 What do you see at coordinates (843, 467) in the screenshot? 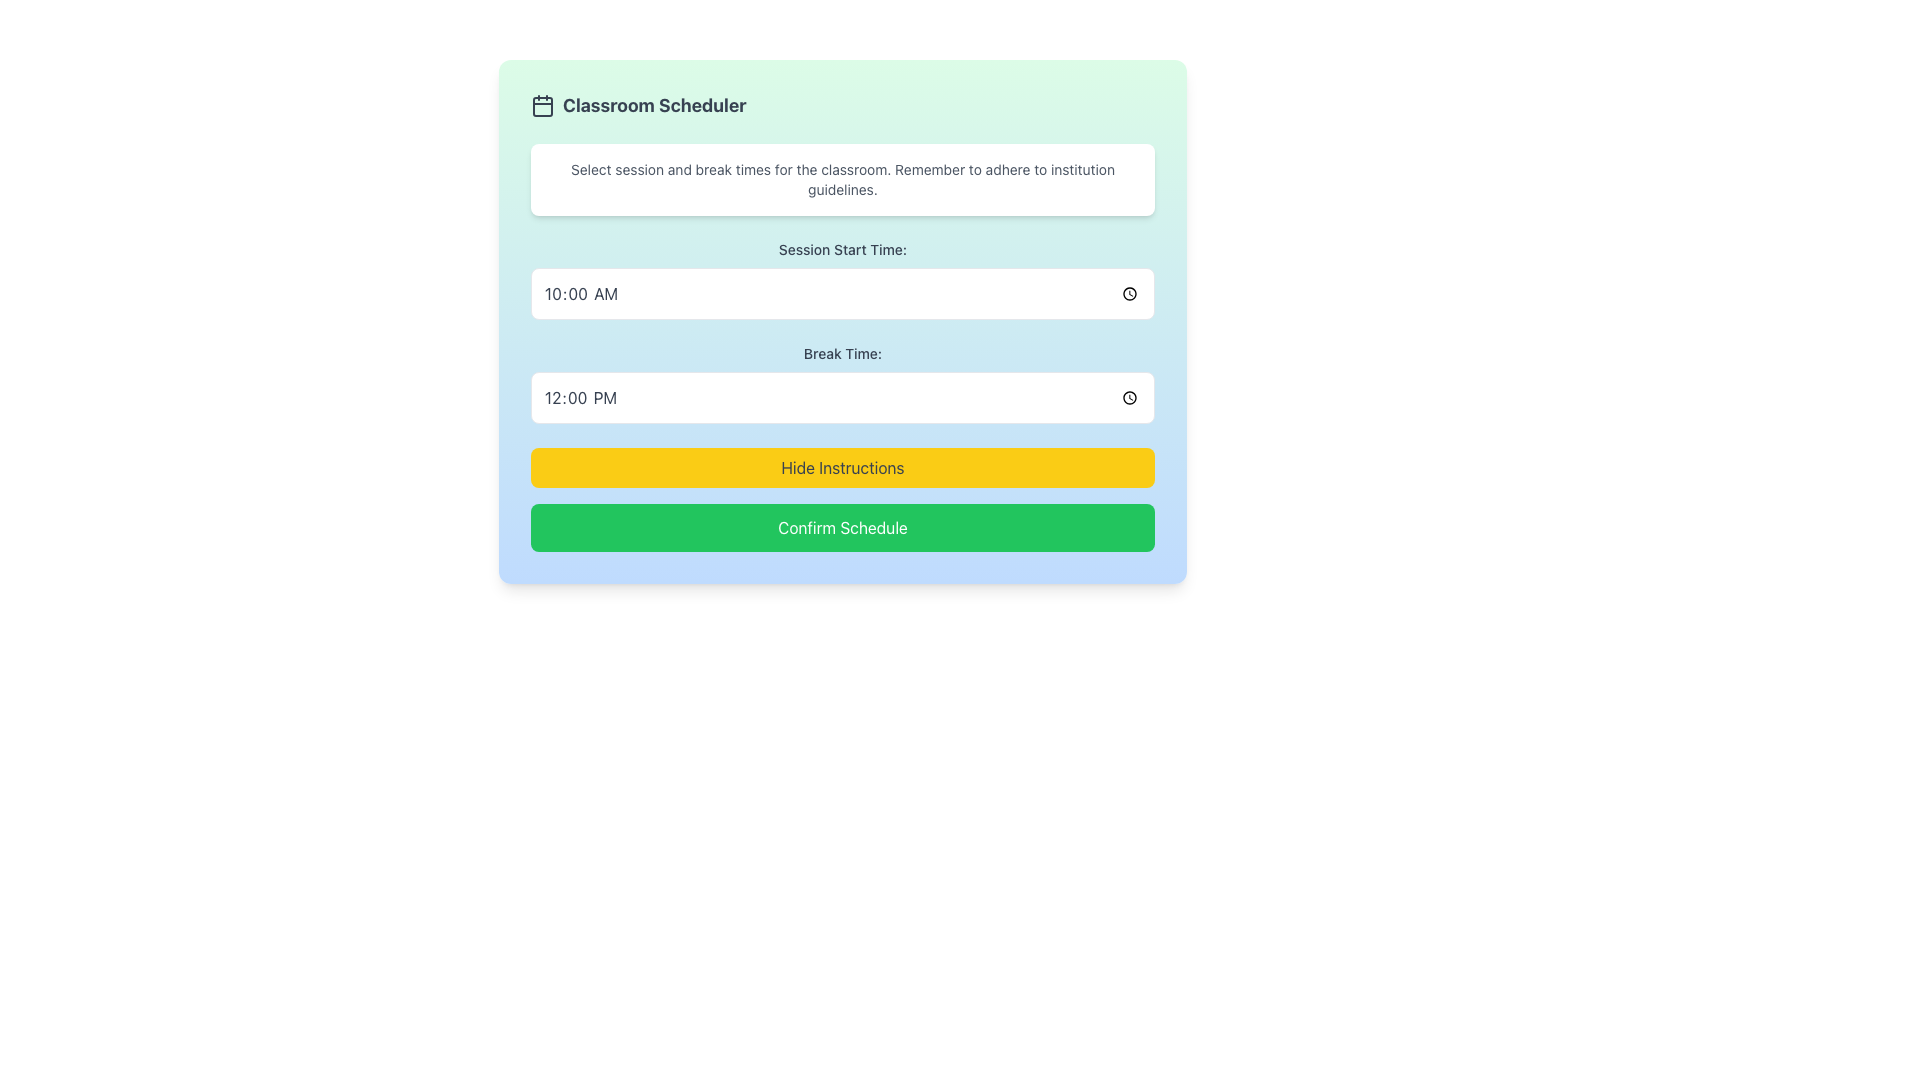
I see `the vibrant yellow 'Hide Instructions' button with rounded corners to hide instructions` at bounding box center [843, 467].